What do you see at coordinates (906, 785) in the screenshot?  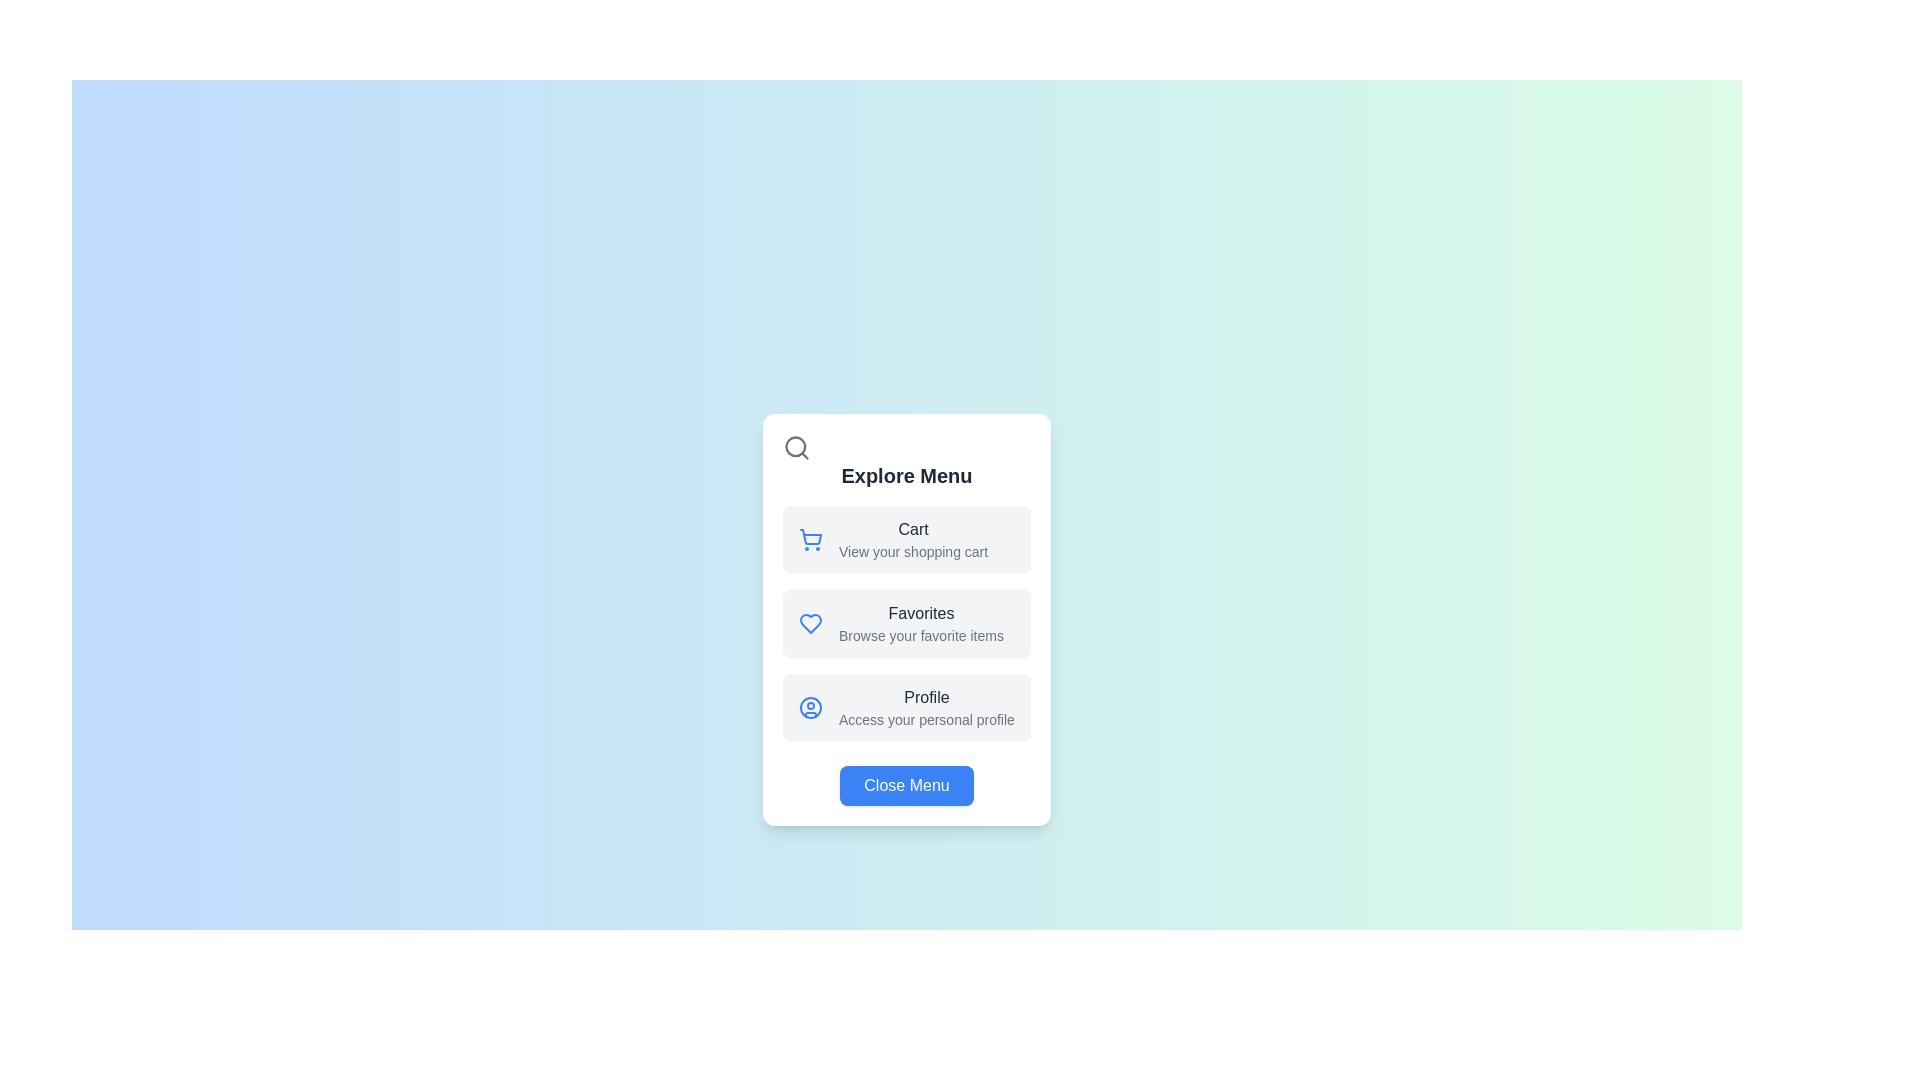 I see `the 'Close Menu' button to close the menu` at bounding box center [906, 785].